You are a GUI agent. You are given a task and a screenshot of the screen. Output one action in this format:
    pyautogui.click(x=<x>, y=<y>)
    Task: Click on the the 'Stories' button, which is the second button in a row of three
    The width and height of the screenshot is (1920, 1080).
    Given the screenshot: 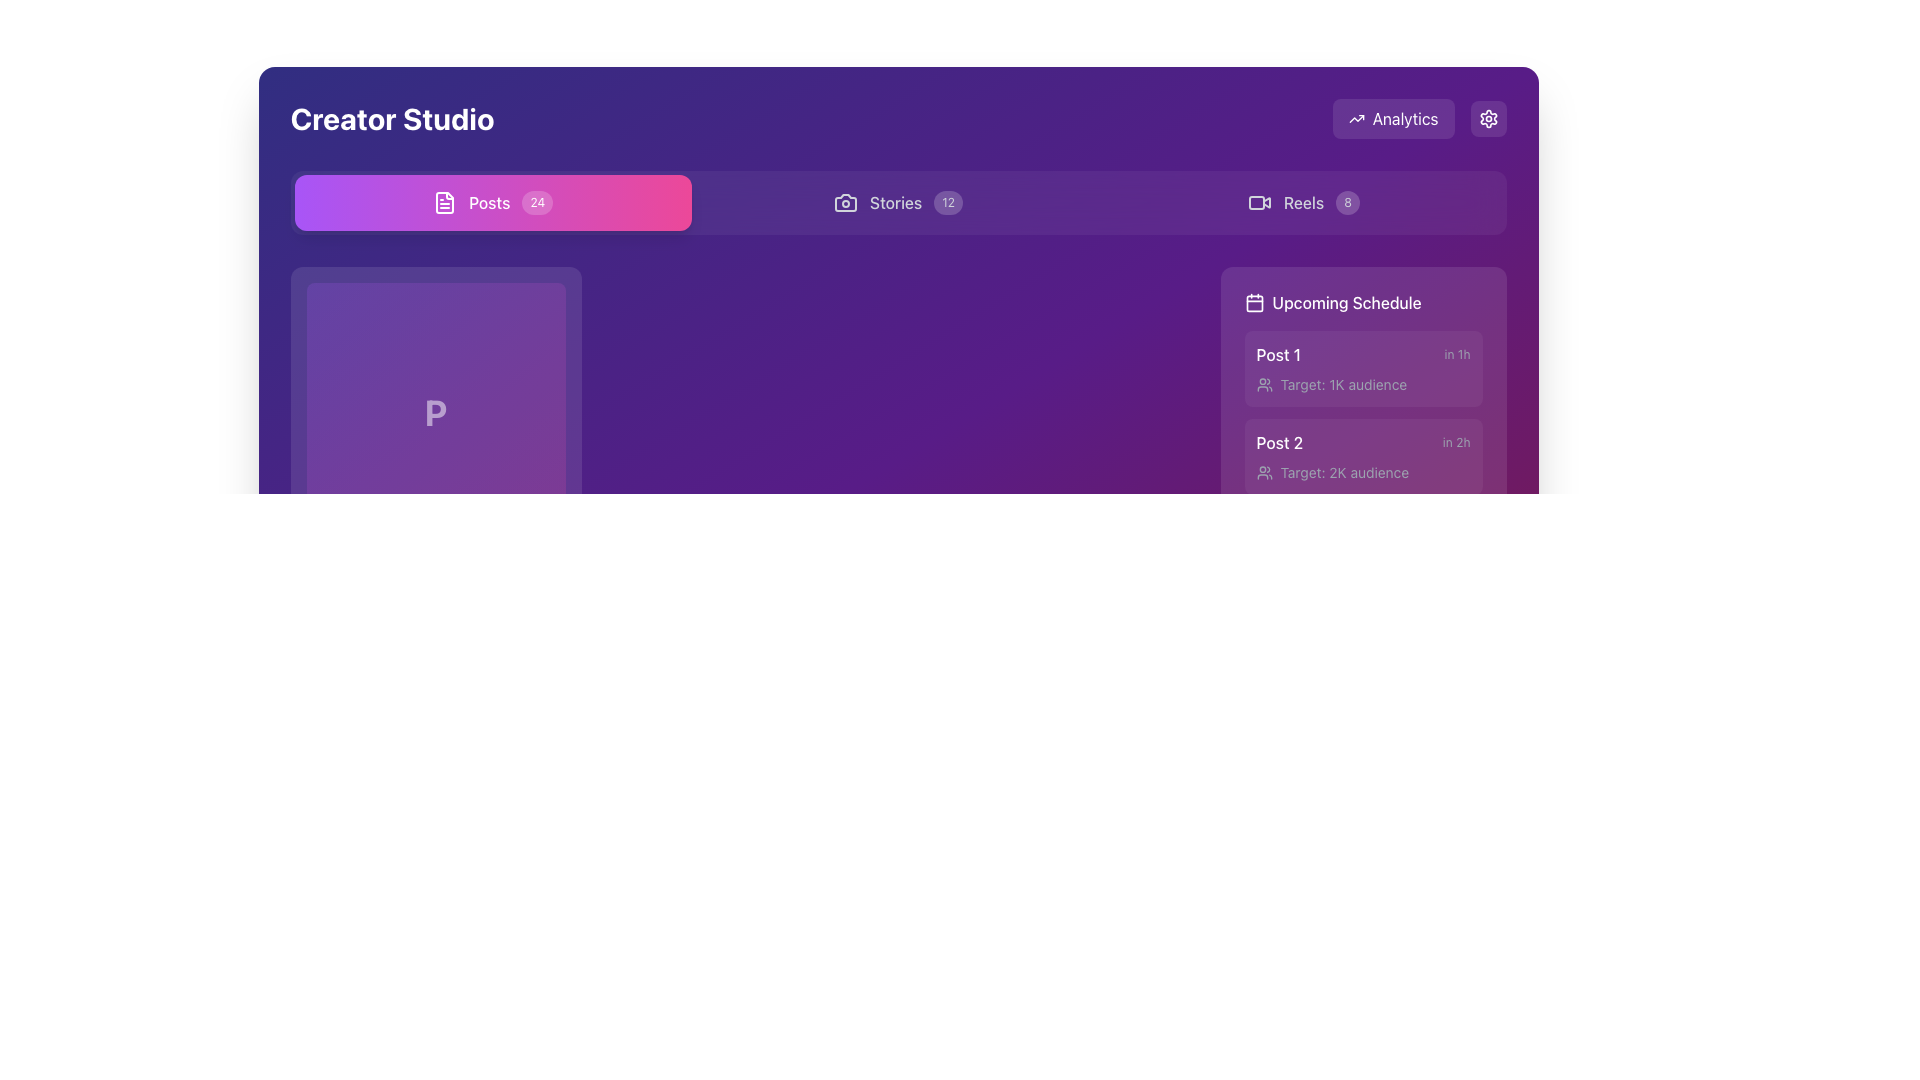 What is the action you would take?
    pyautogui.click(x=896, y=203)
    